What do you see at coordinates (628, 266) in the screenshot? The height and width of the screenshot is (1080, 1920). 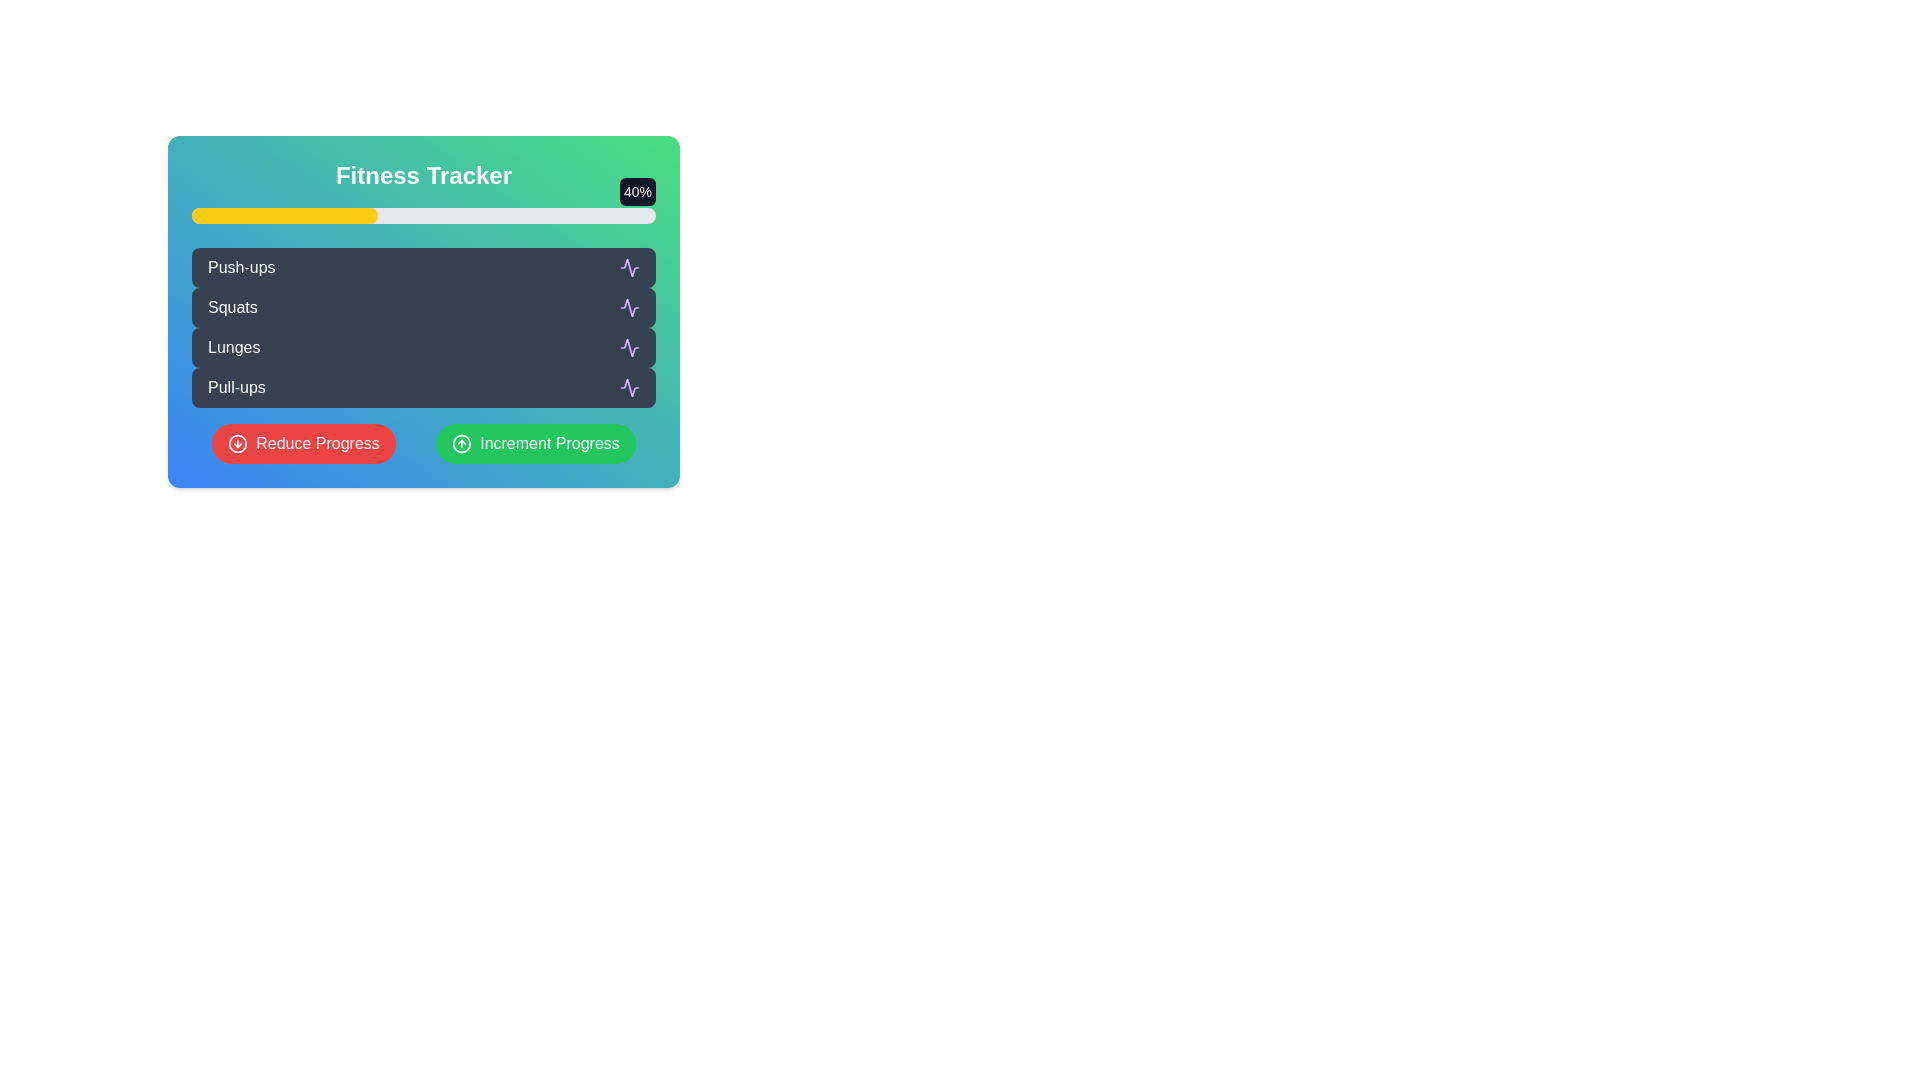 I see `the decorative SVG icon associated with 'Push-ups' located adjacent to the text within the fitness tracker table` at bounding box center [628, 266].